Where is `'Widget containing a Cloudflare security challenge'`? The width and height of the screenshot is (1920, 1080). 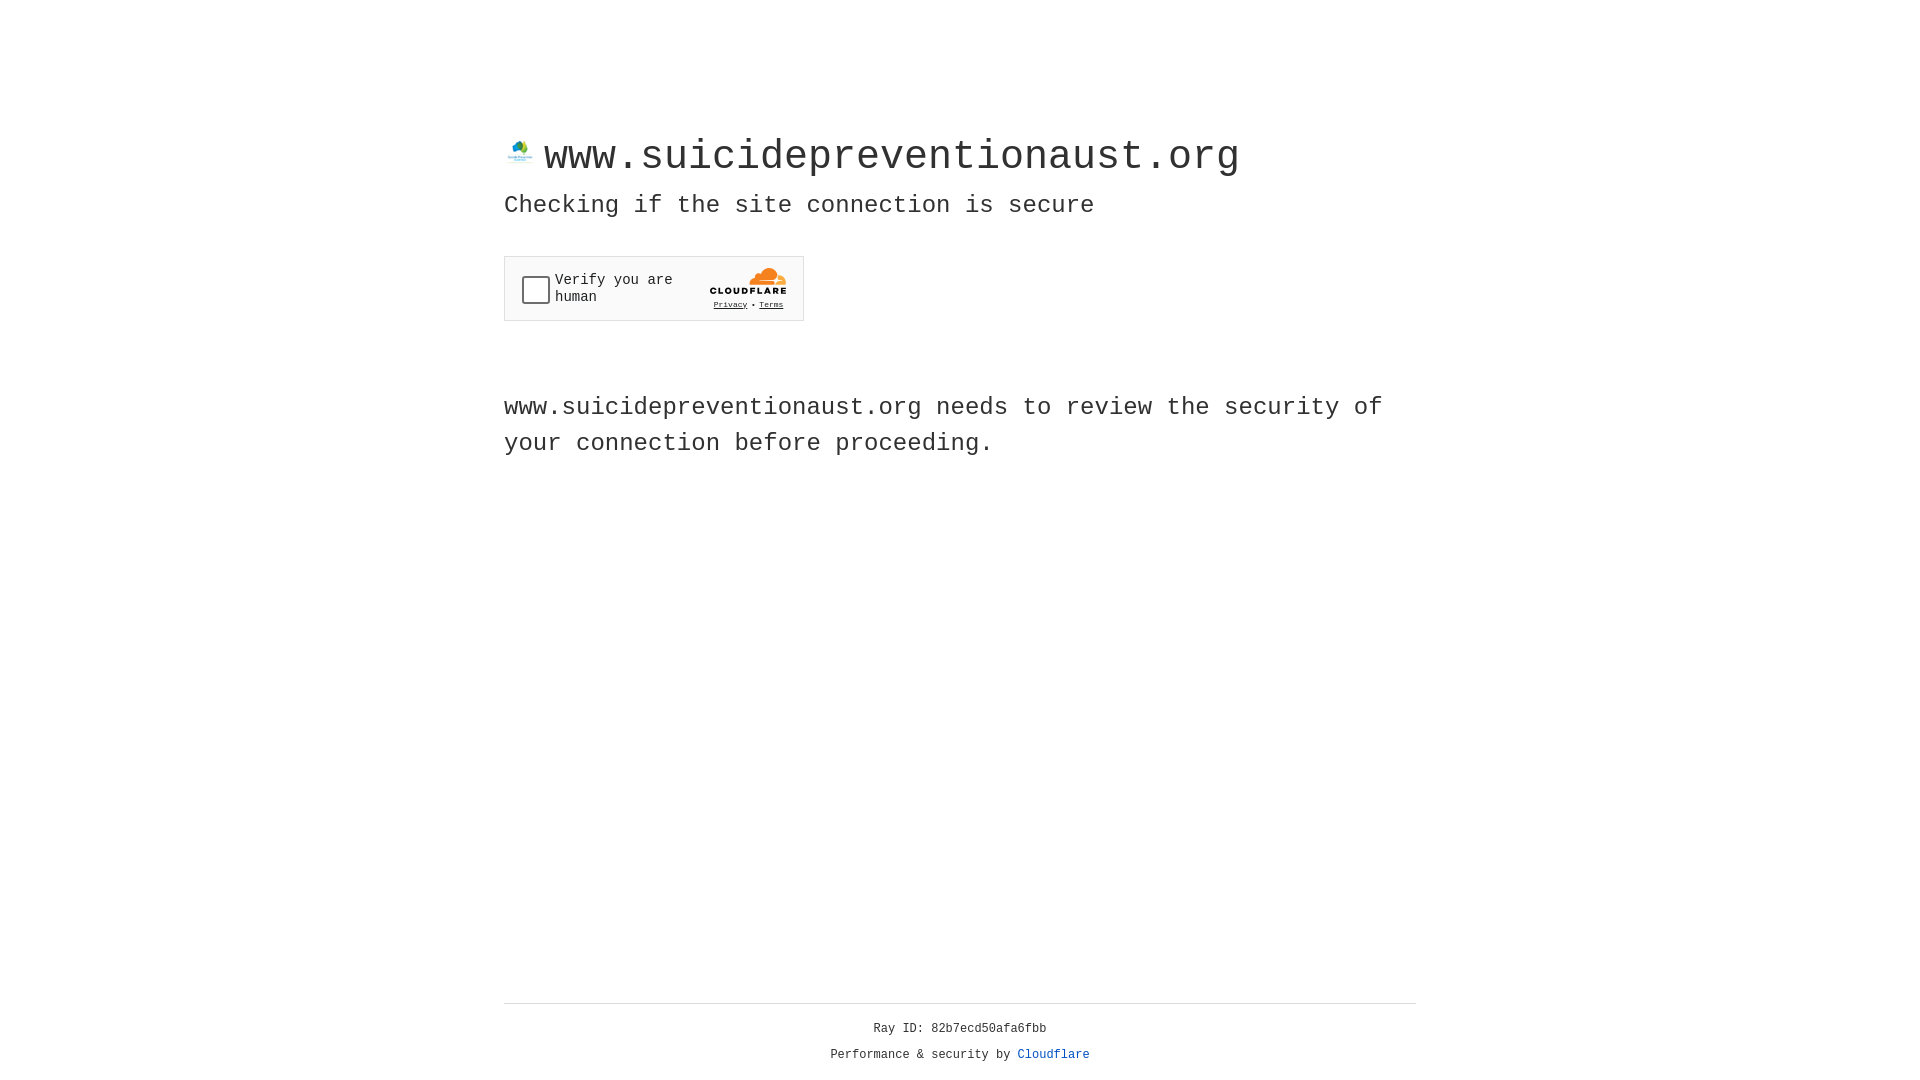
'Widget containing a Cloudflare security challenge' is located at coordinates (653, 288).